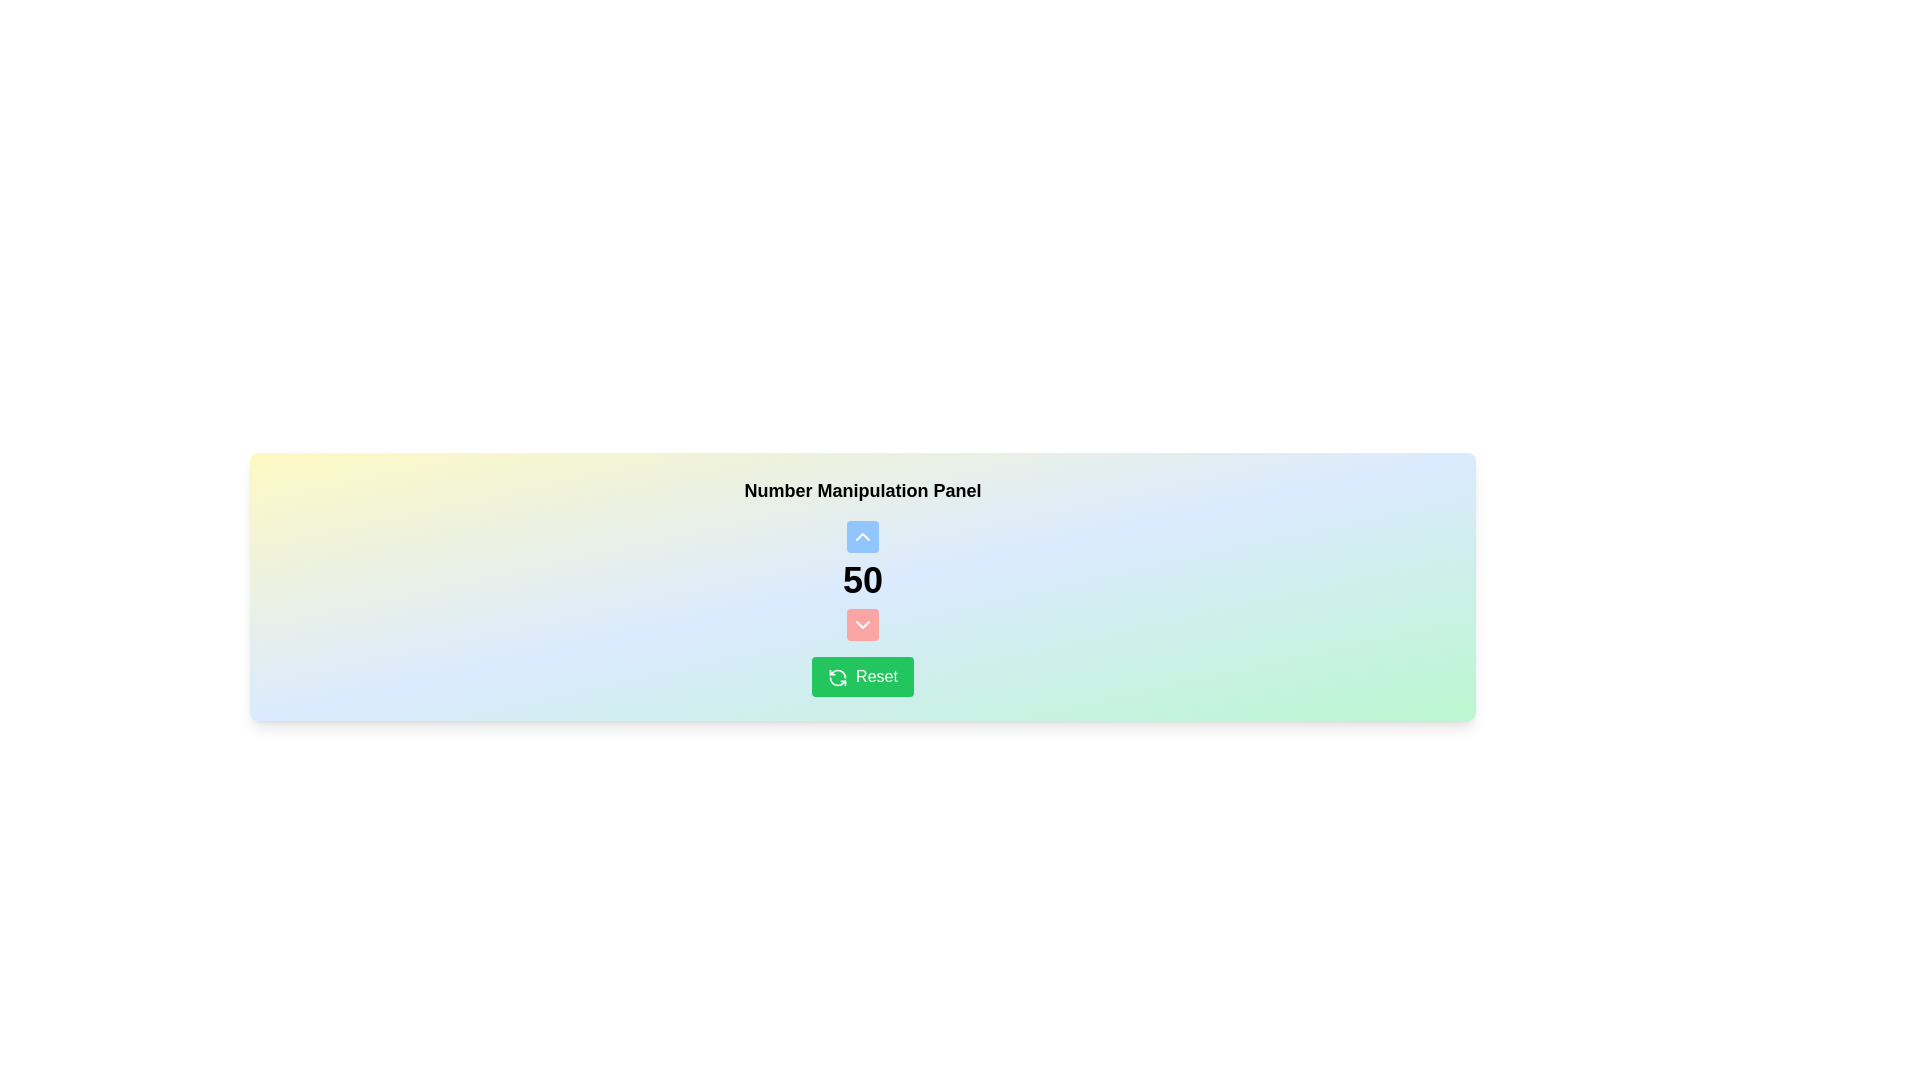 This screenshot has width=1920, height=1080. What do you see at coordinates (863, 623) in the screenshot?
I see `the button with an icon that decreases the displayed value of '50' to change its background color` at bounding box center [863, 623].